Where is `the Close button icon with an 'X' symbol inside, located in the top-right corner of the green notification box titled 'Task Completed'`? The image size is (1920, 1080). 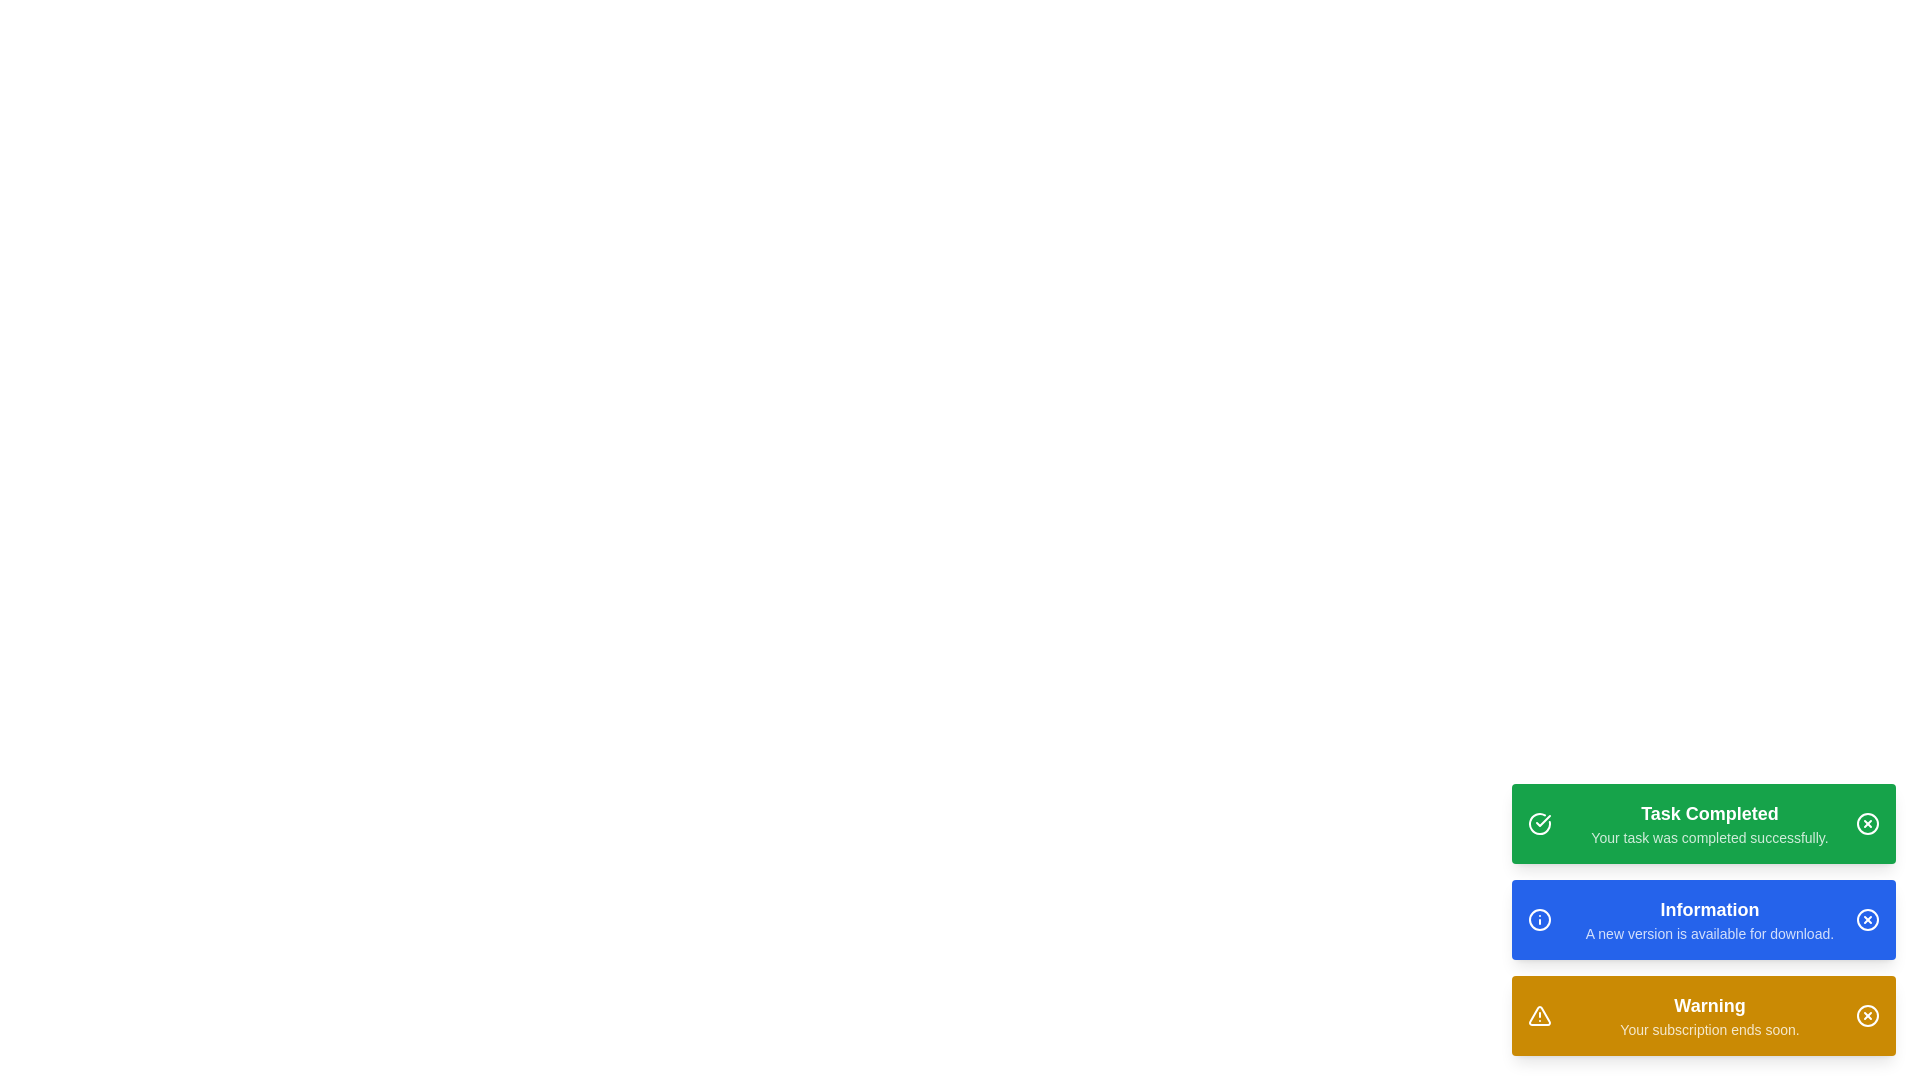 the Close button icon with an 'X' symbol inside, located in the top-right corner of the green notification box titled 'Task Completed' is located at coordinates (1866, 824).